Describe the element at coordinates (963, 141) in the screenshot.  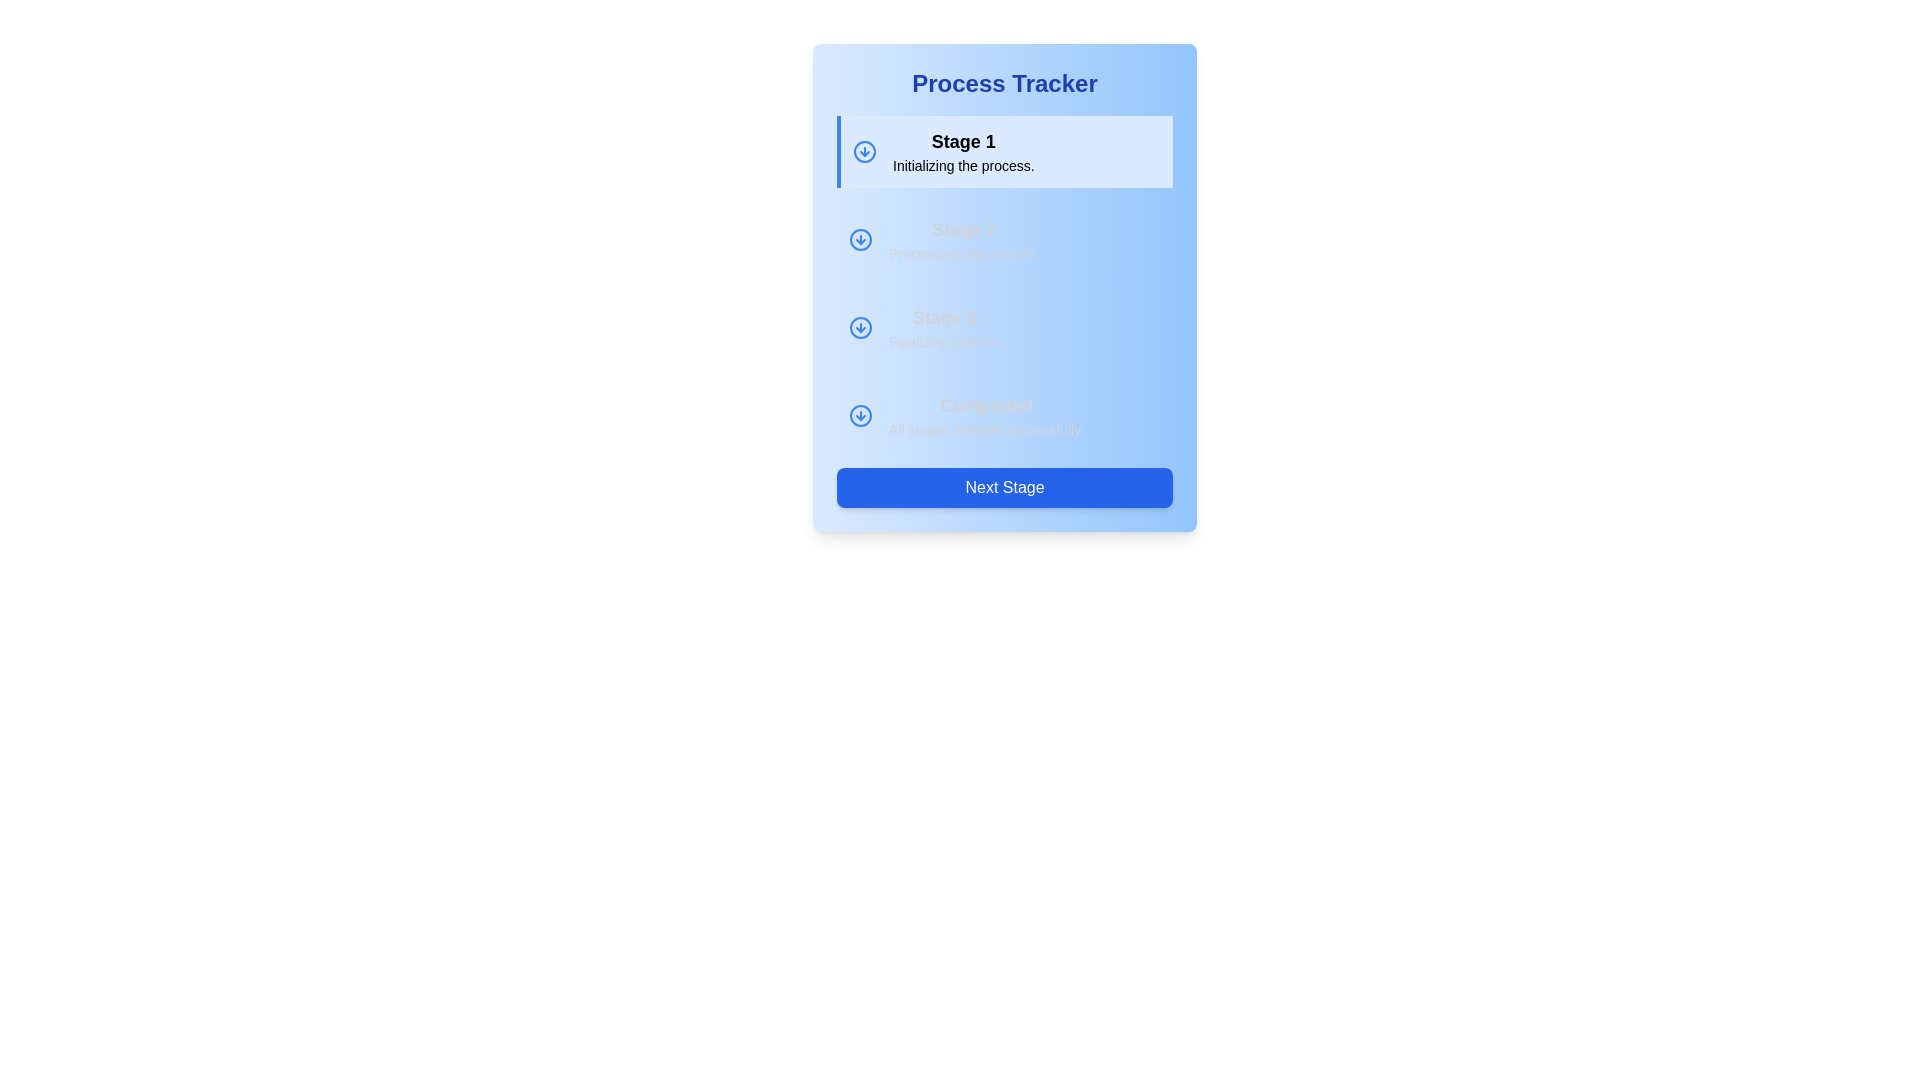
I see `the bold, black text label displaying 'Stage 1' located inside the blue panel titled 'Process Tracker'` at that location.